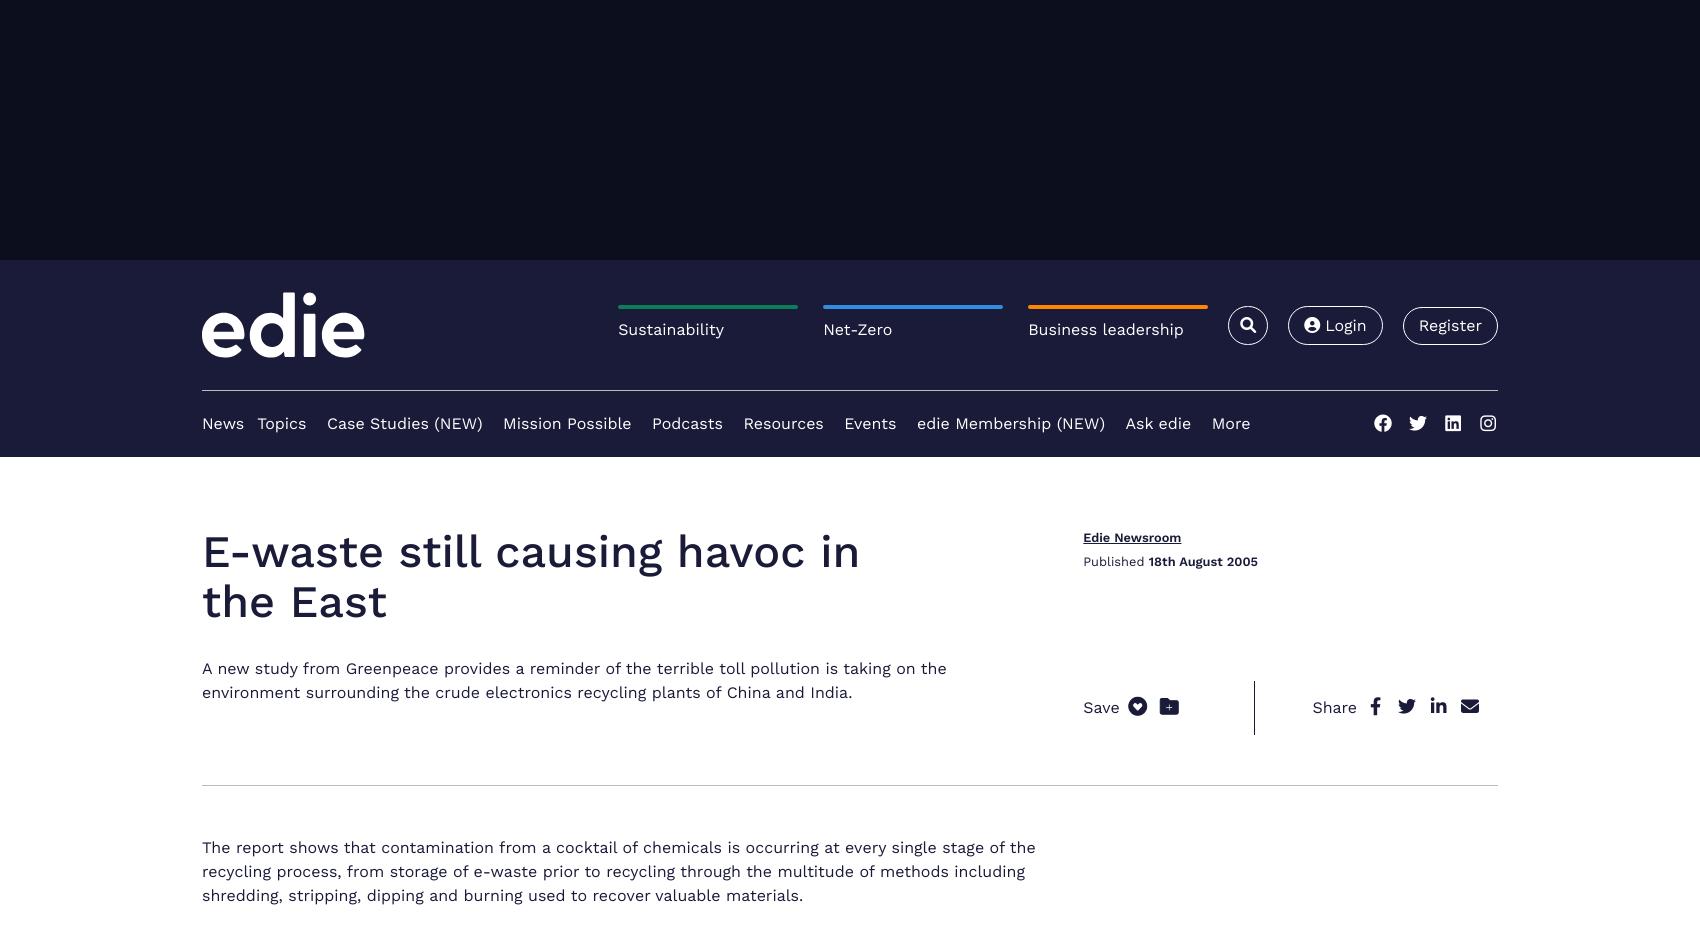  What do you see at coordinates (1240, 419) in the screenshot?
I see `'JRP launches its ESG Jargon Buster'` at bounding box center [1240, 419].